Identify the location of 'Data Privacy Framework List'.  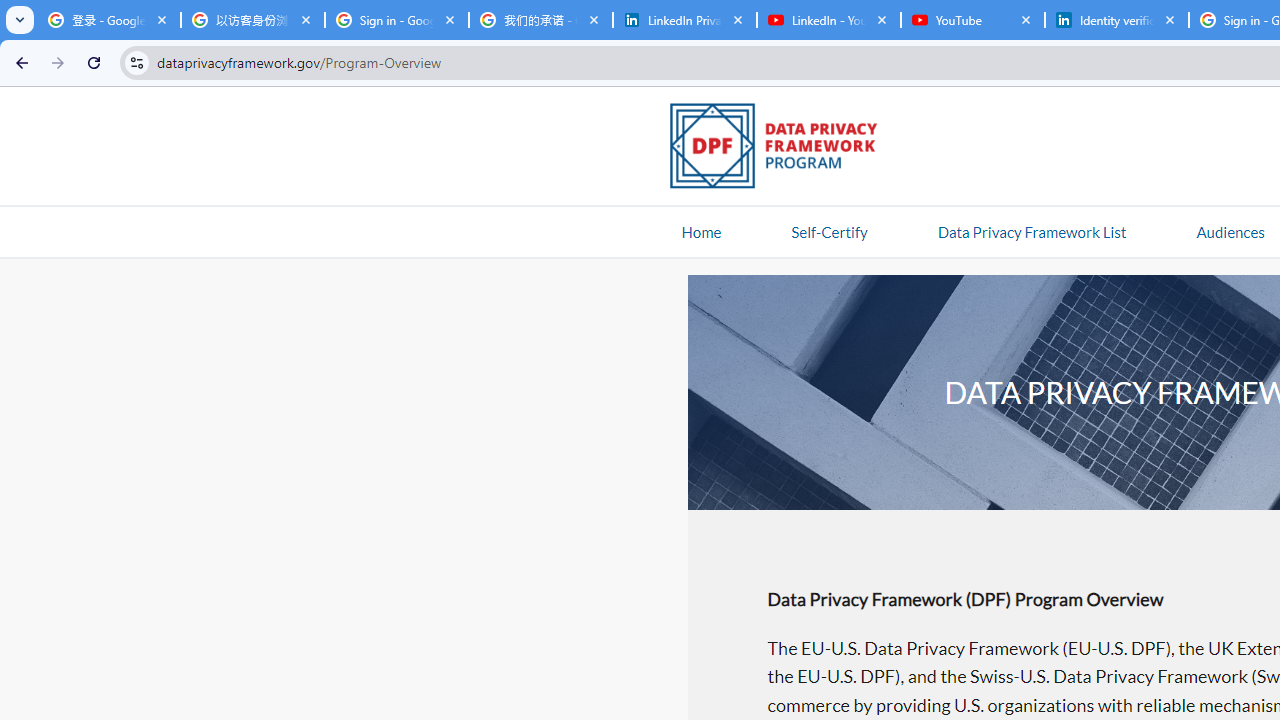
(1031, 230).